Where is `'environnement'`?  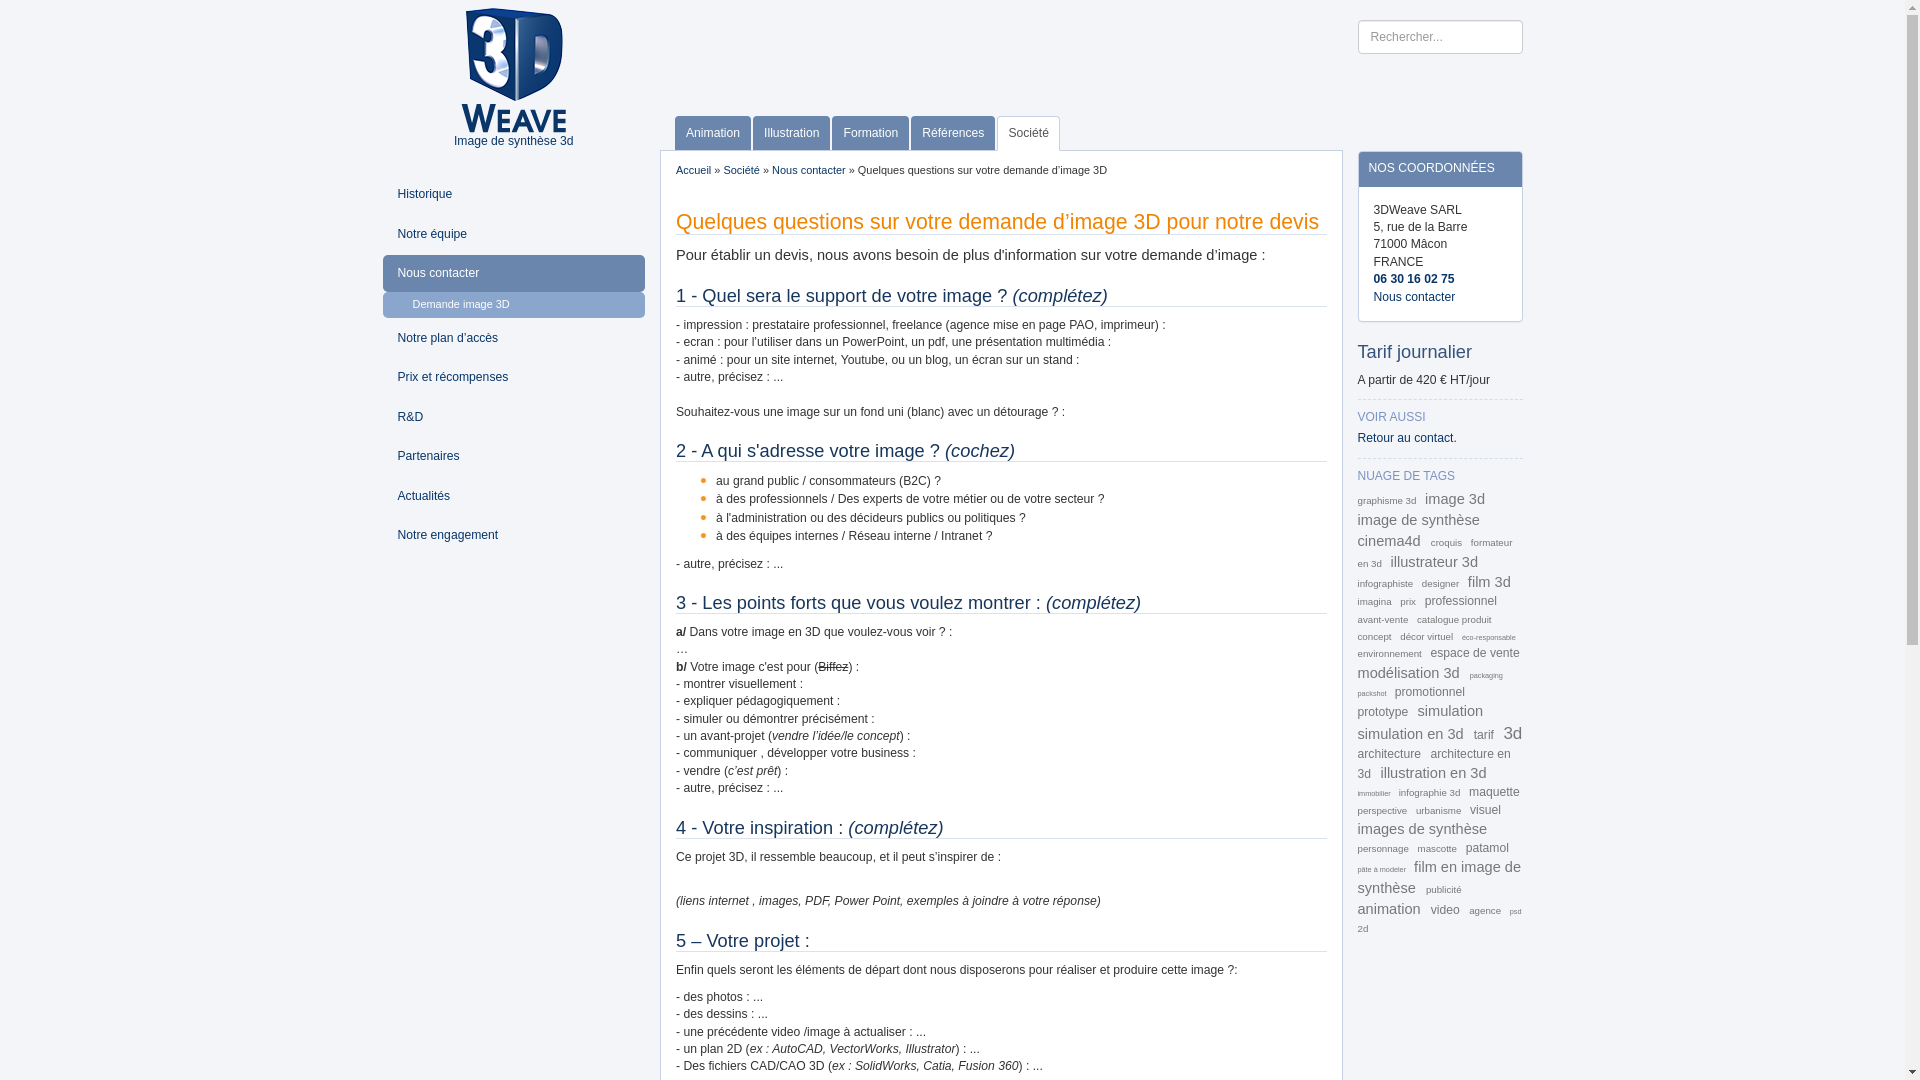 'environnement' is located at coordinates (1390, 653).